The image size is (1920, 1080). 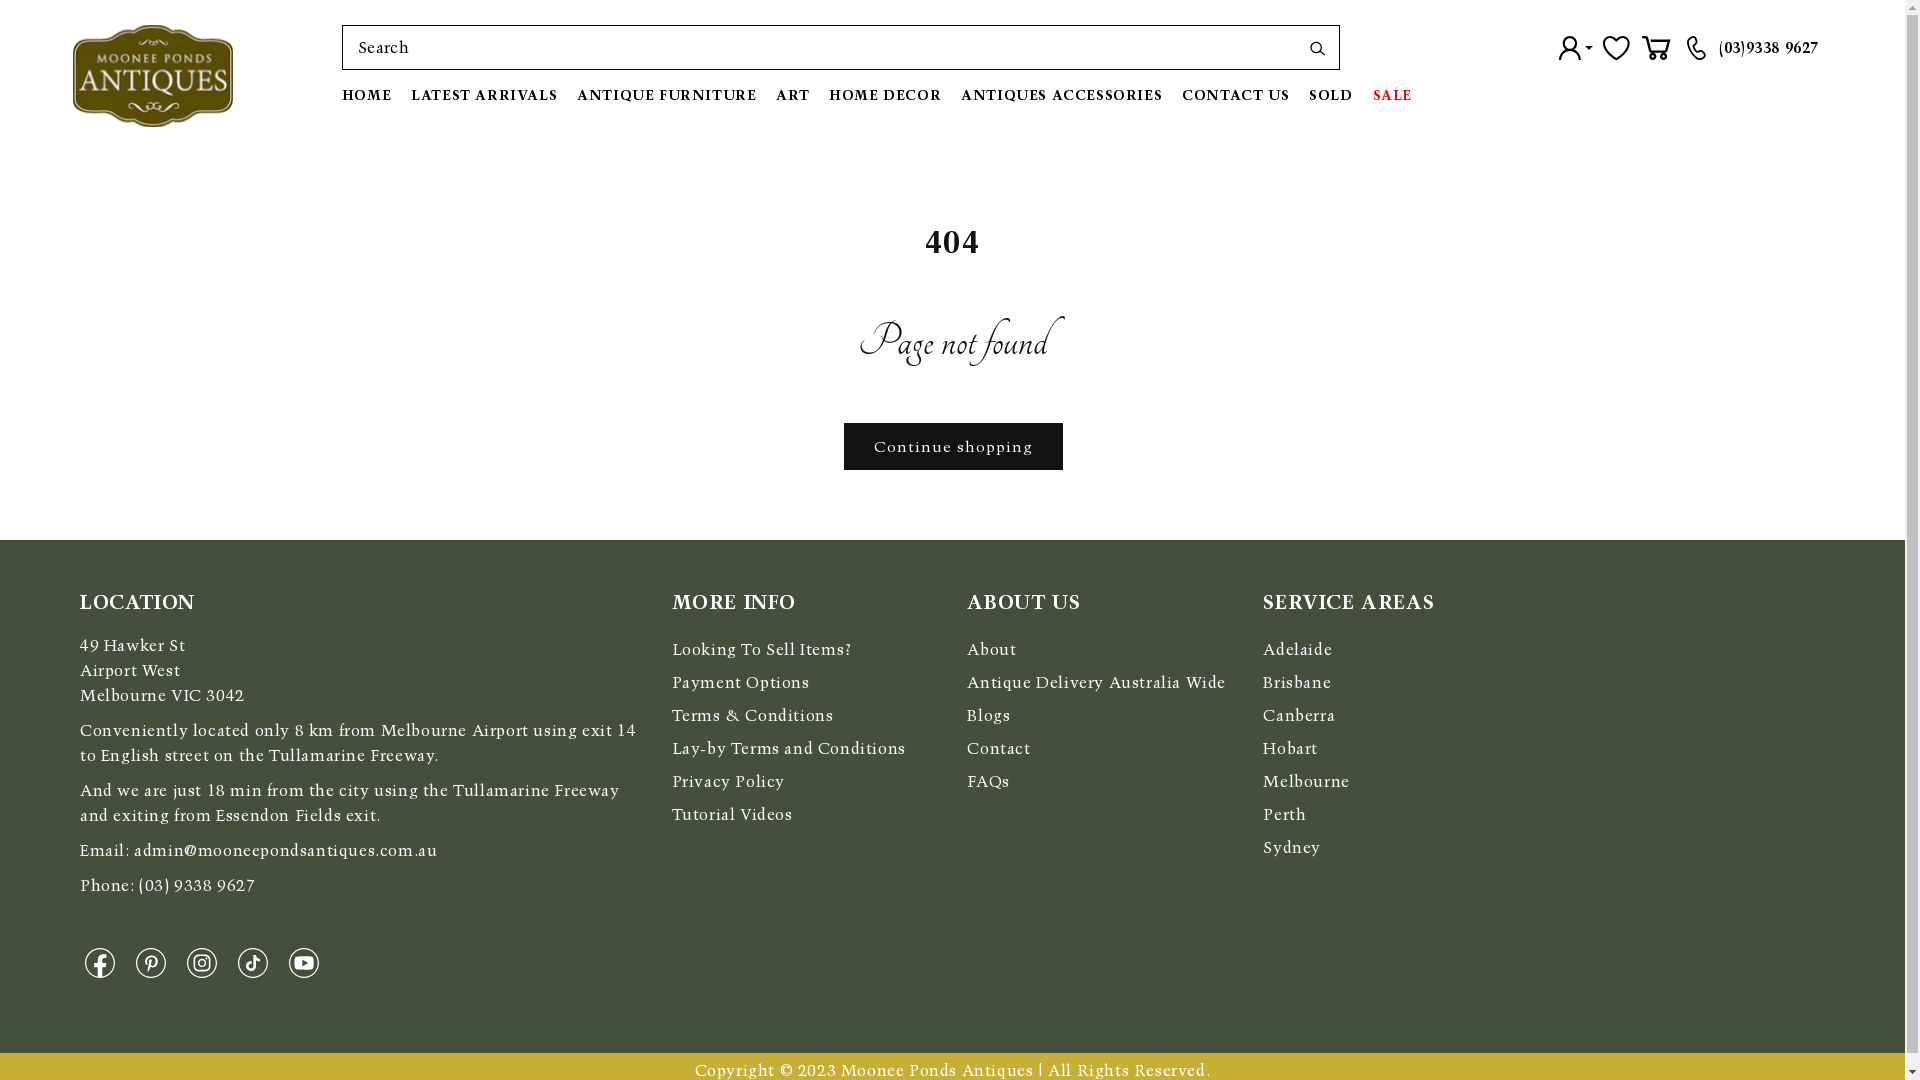 I want to click on 'Canberra', so click(x=1299, y=714).